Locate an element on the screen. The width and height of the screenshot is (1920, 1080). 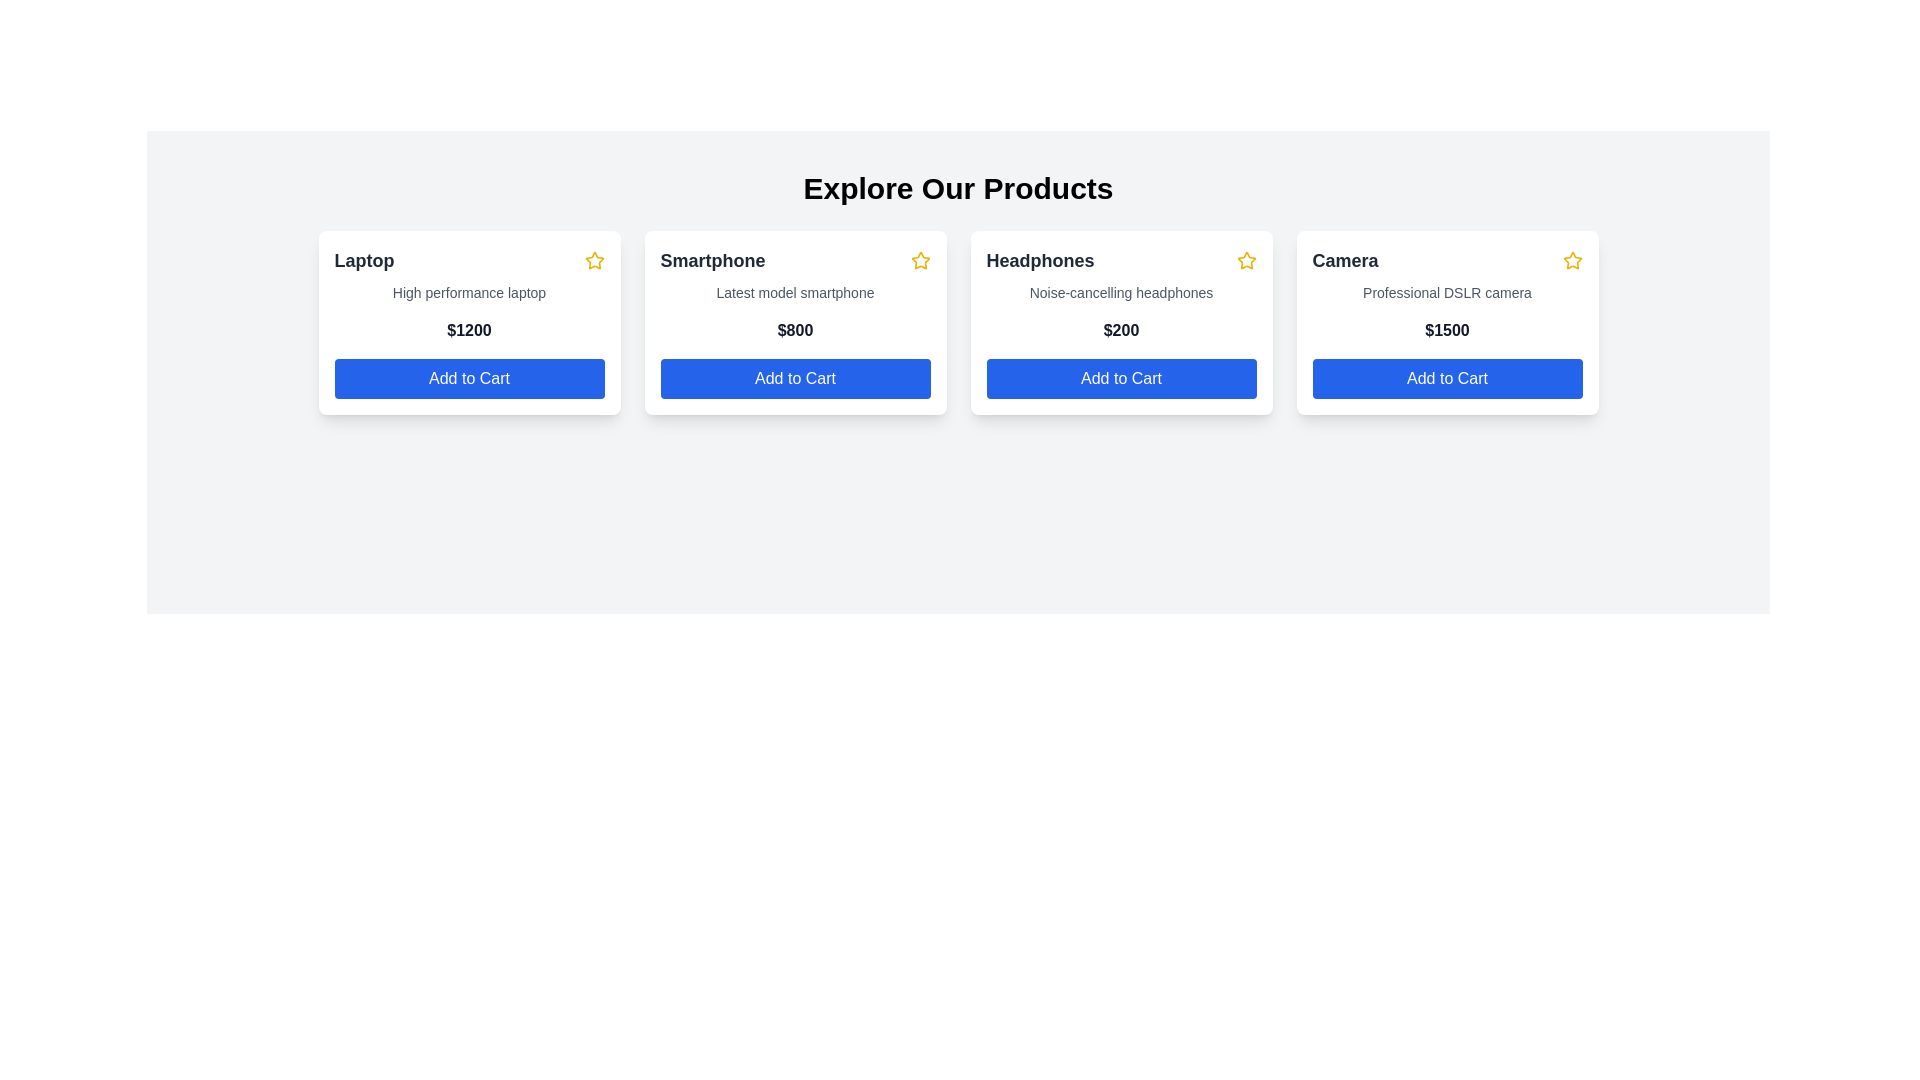
product name from the text label located at the top left of the fourth product card in the horizontal grid is located at coordinates (1345, 260).